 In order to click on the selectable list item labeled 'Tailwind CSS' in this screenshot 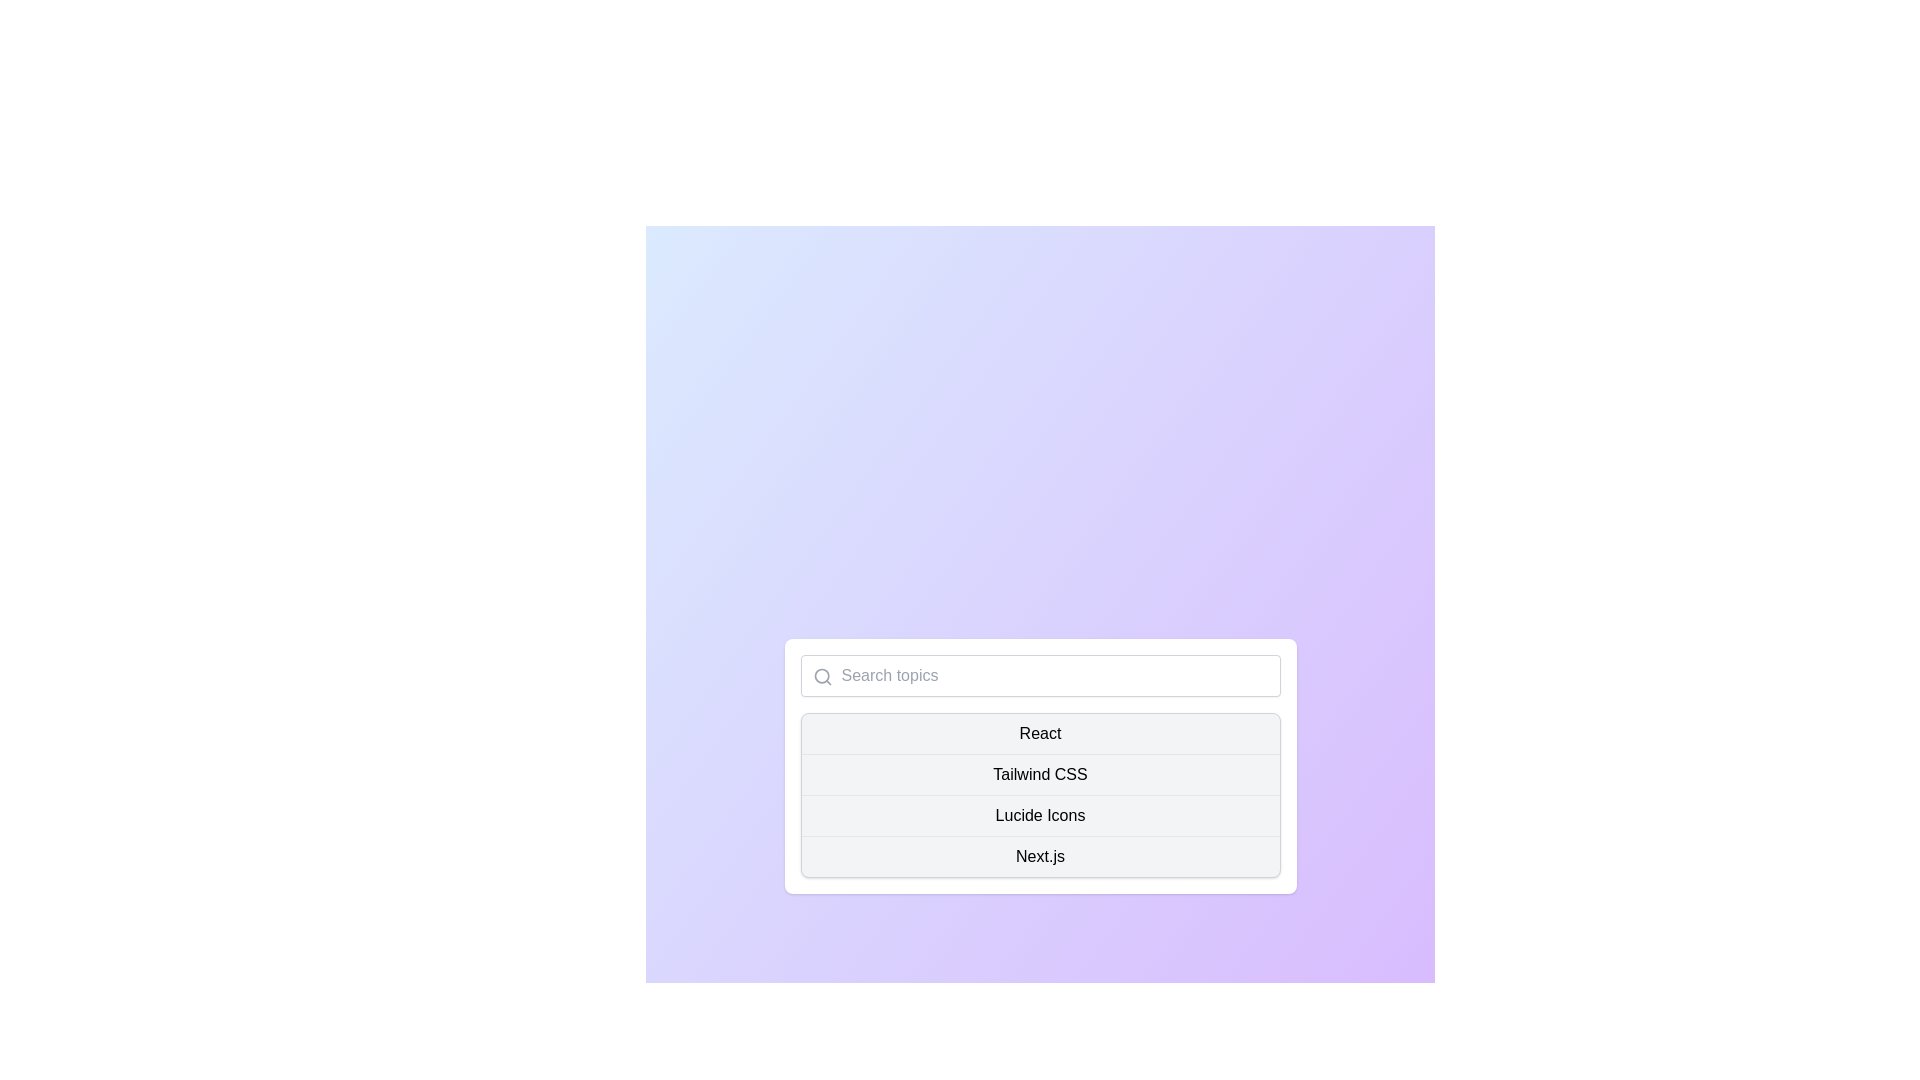, I will do `click(1040, 765)`.